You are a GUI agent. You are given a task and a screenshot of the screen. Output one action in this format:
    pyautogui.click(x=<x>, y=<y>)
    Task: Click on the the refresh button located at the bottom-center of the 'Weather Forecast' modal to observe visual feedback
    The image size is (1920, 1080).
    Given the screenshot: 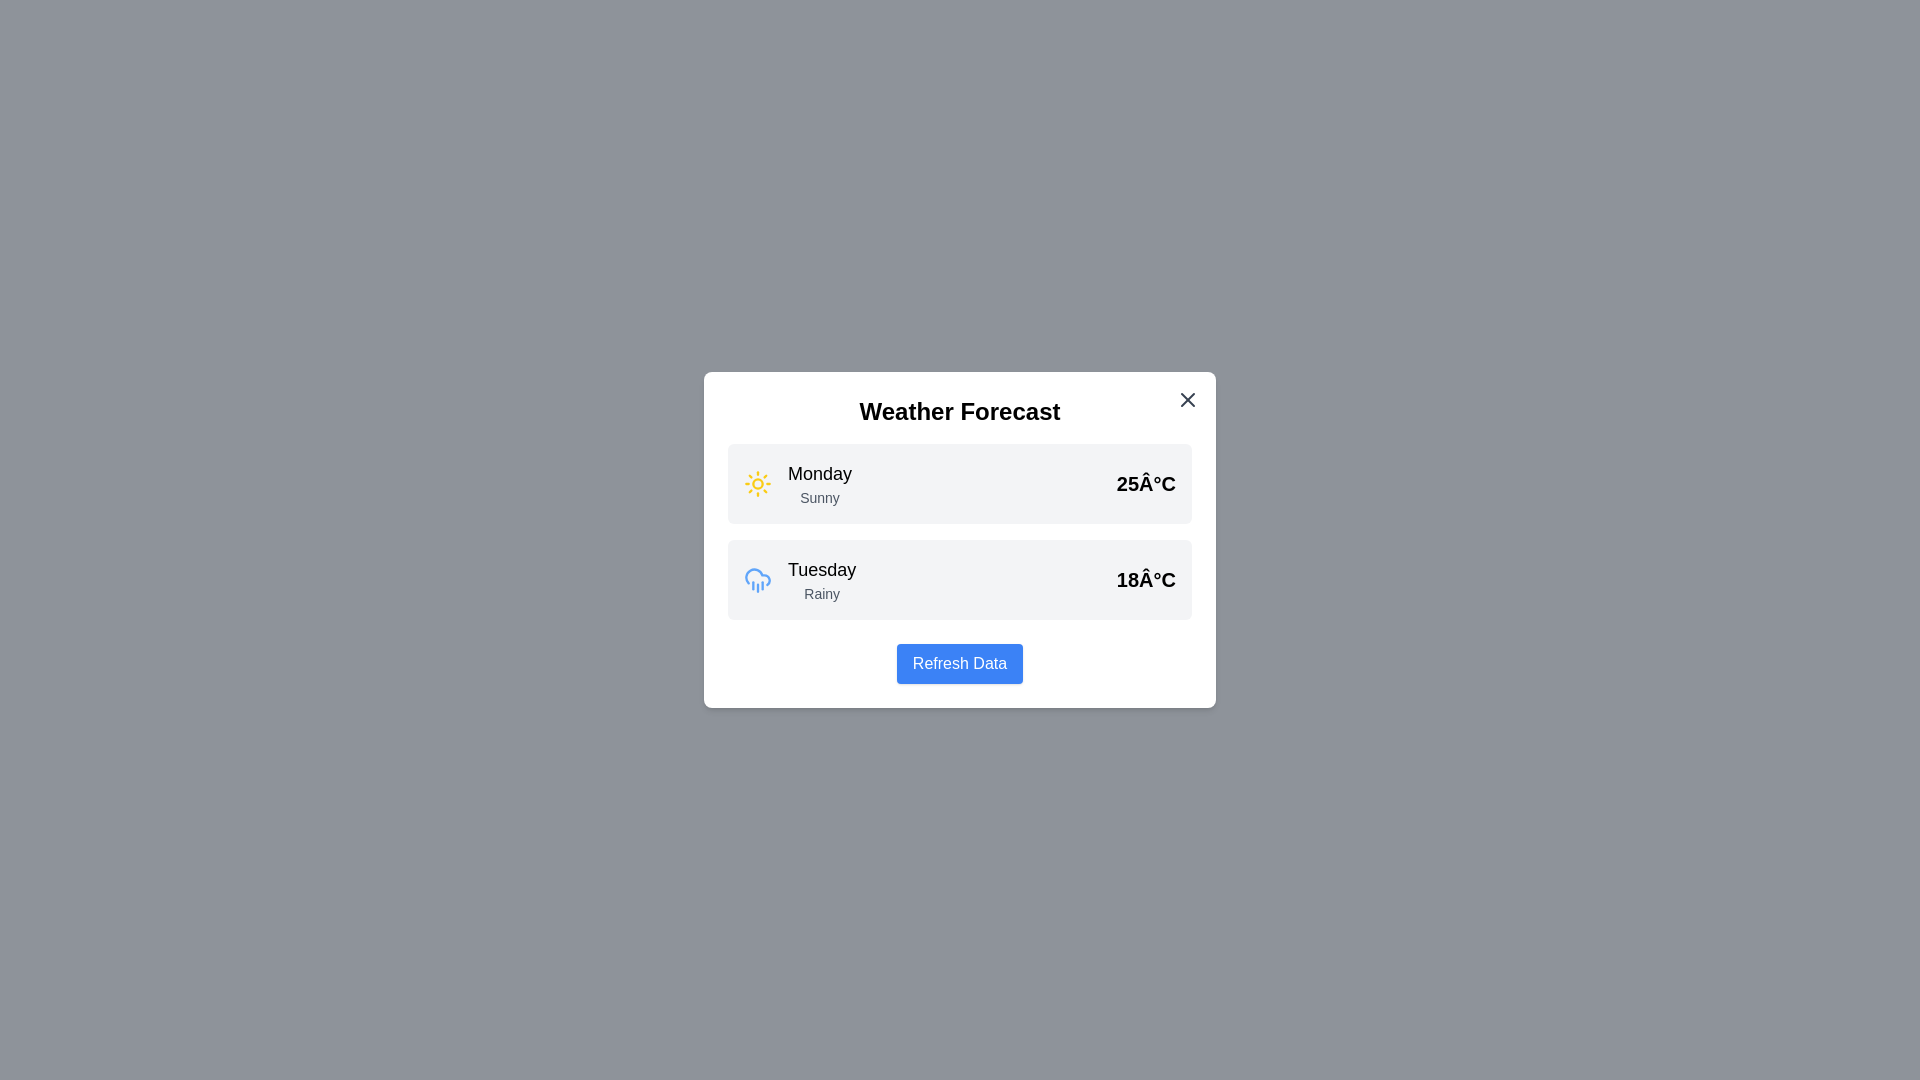 What is the action you would take?
    pyautogui.click(x=960, y=663)
    